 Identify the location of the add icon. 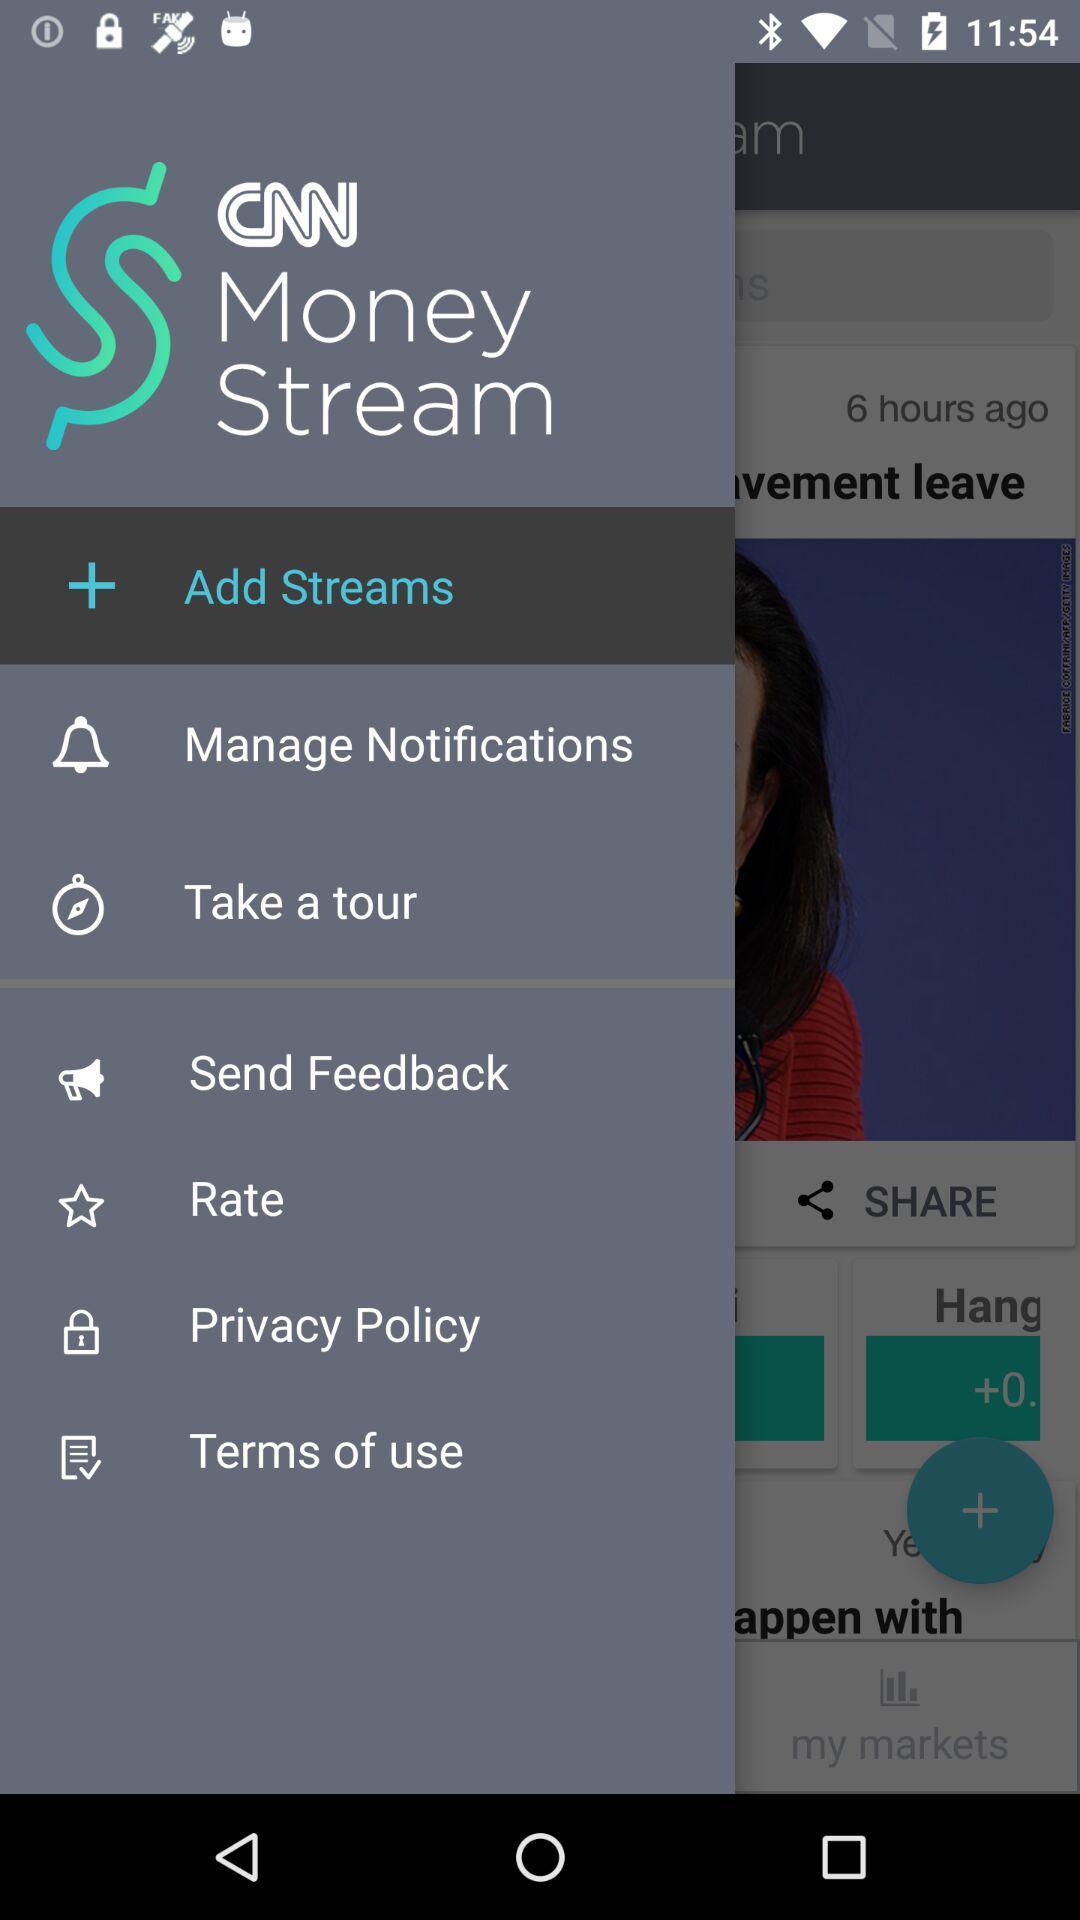
(979, 1510).